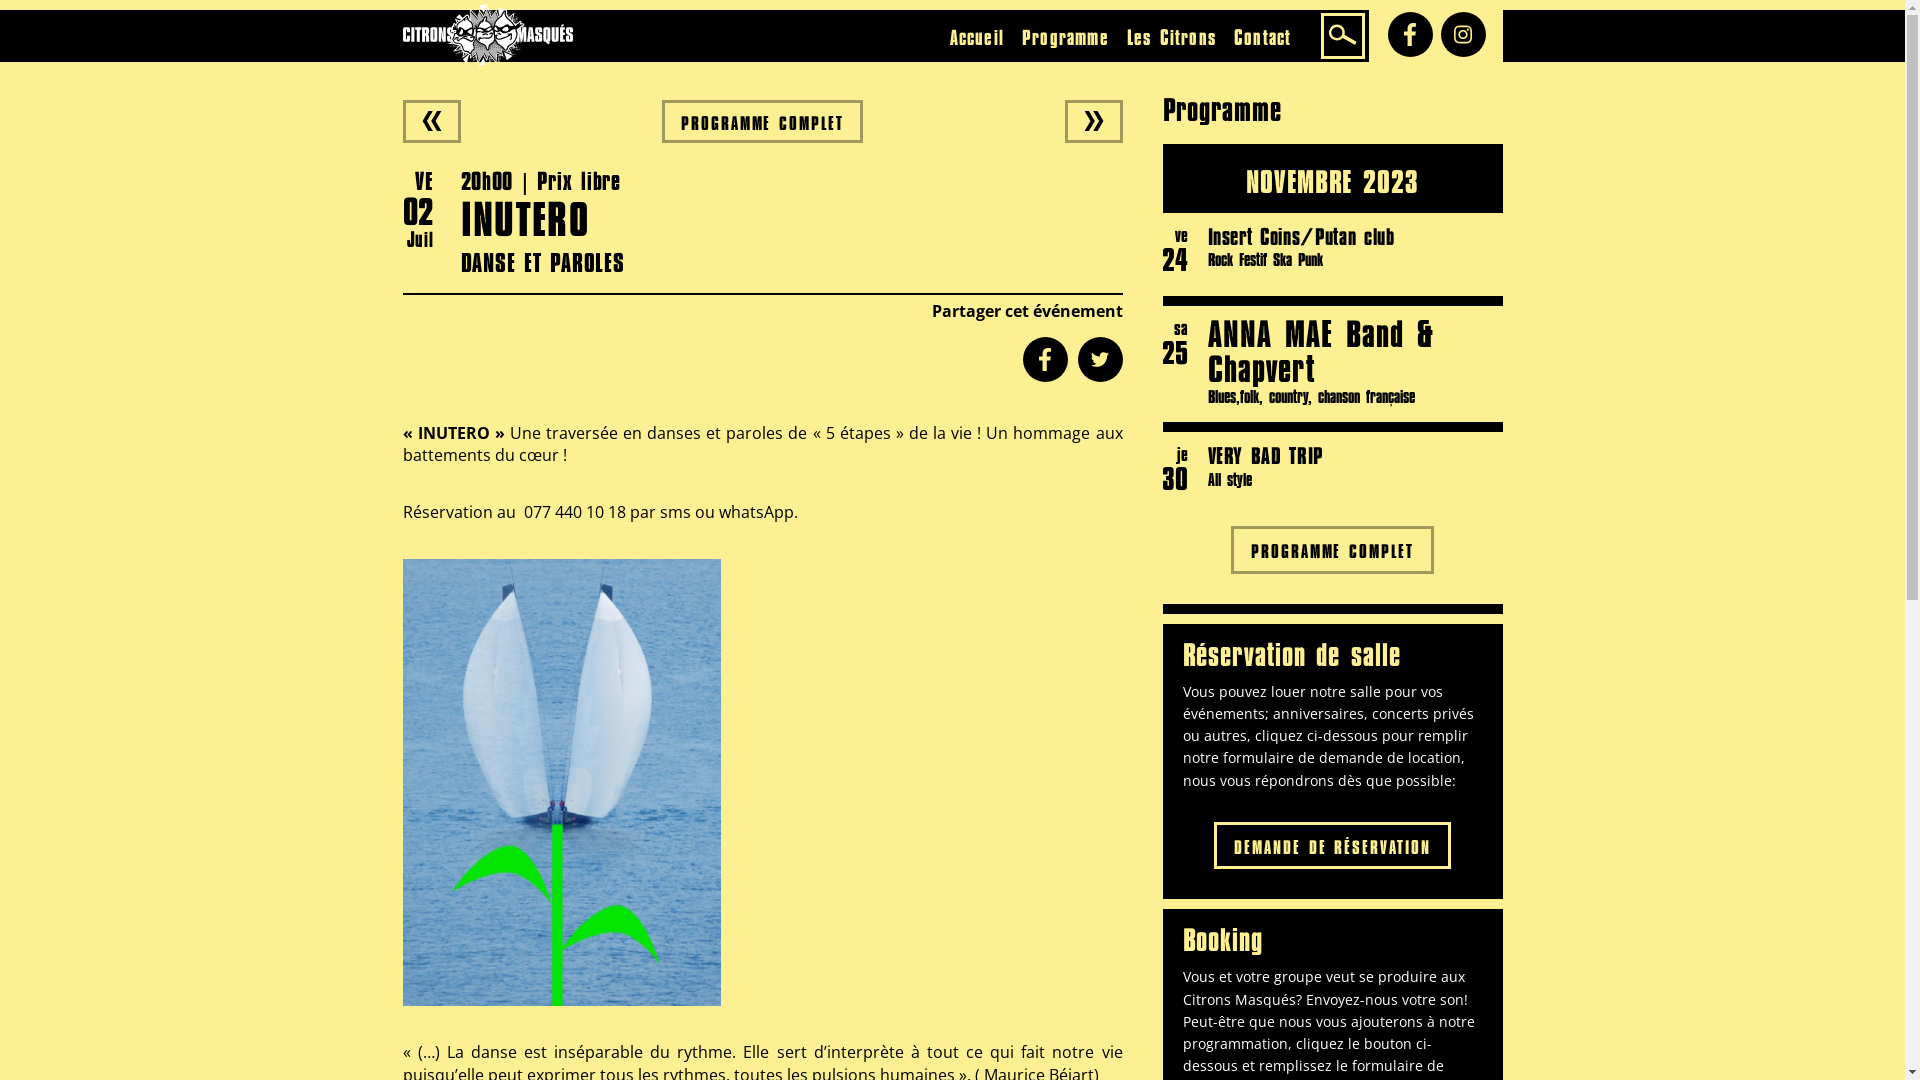  I want to click on 'Programme', so click(1064, 37).